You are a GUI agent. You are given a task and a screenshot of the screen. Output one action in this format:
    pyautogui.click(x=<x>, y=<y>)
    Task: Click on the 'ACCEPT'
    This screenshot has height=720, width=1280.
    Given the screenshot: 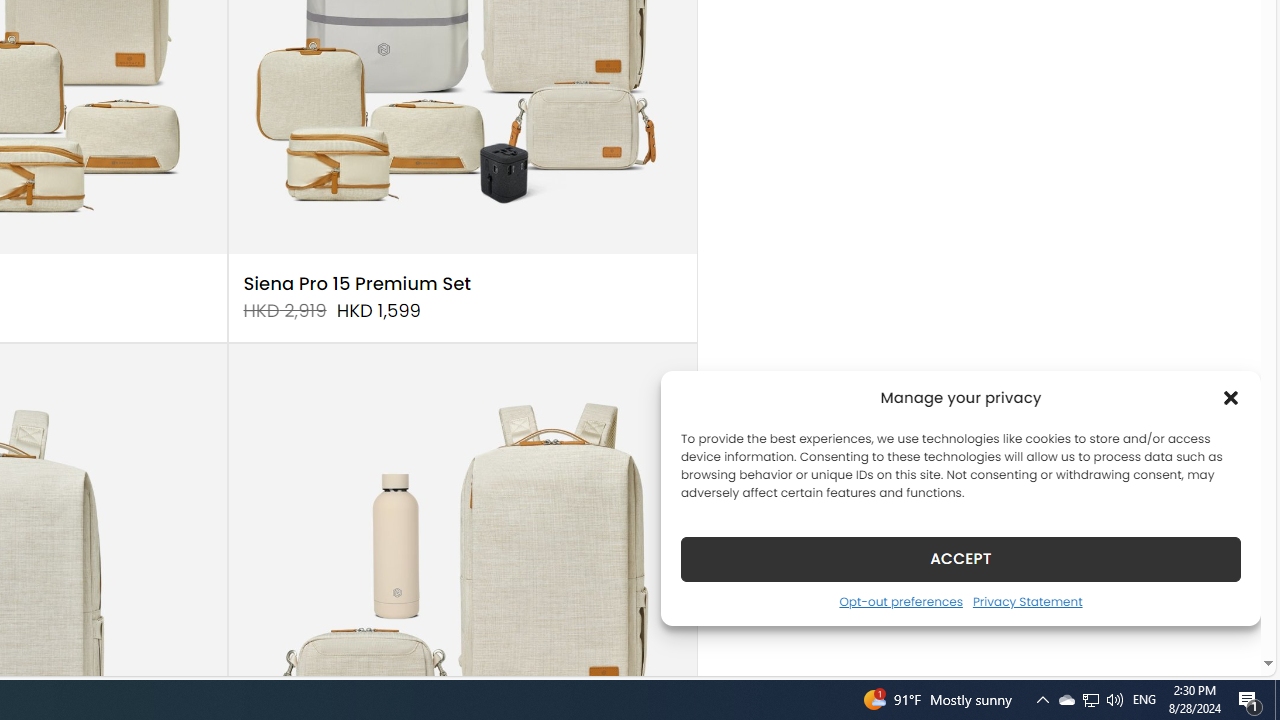 What is the action you would take?
    pyautogui.click(x=961, y=558)
    